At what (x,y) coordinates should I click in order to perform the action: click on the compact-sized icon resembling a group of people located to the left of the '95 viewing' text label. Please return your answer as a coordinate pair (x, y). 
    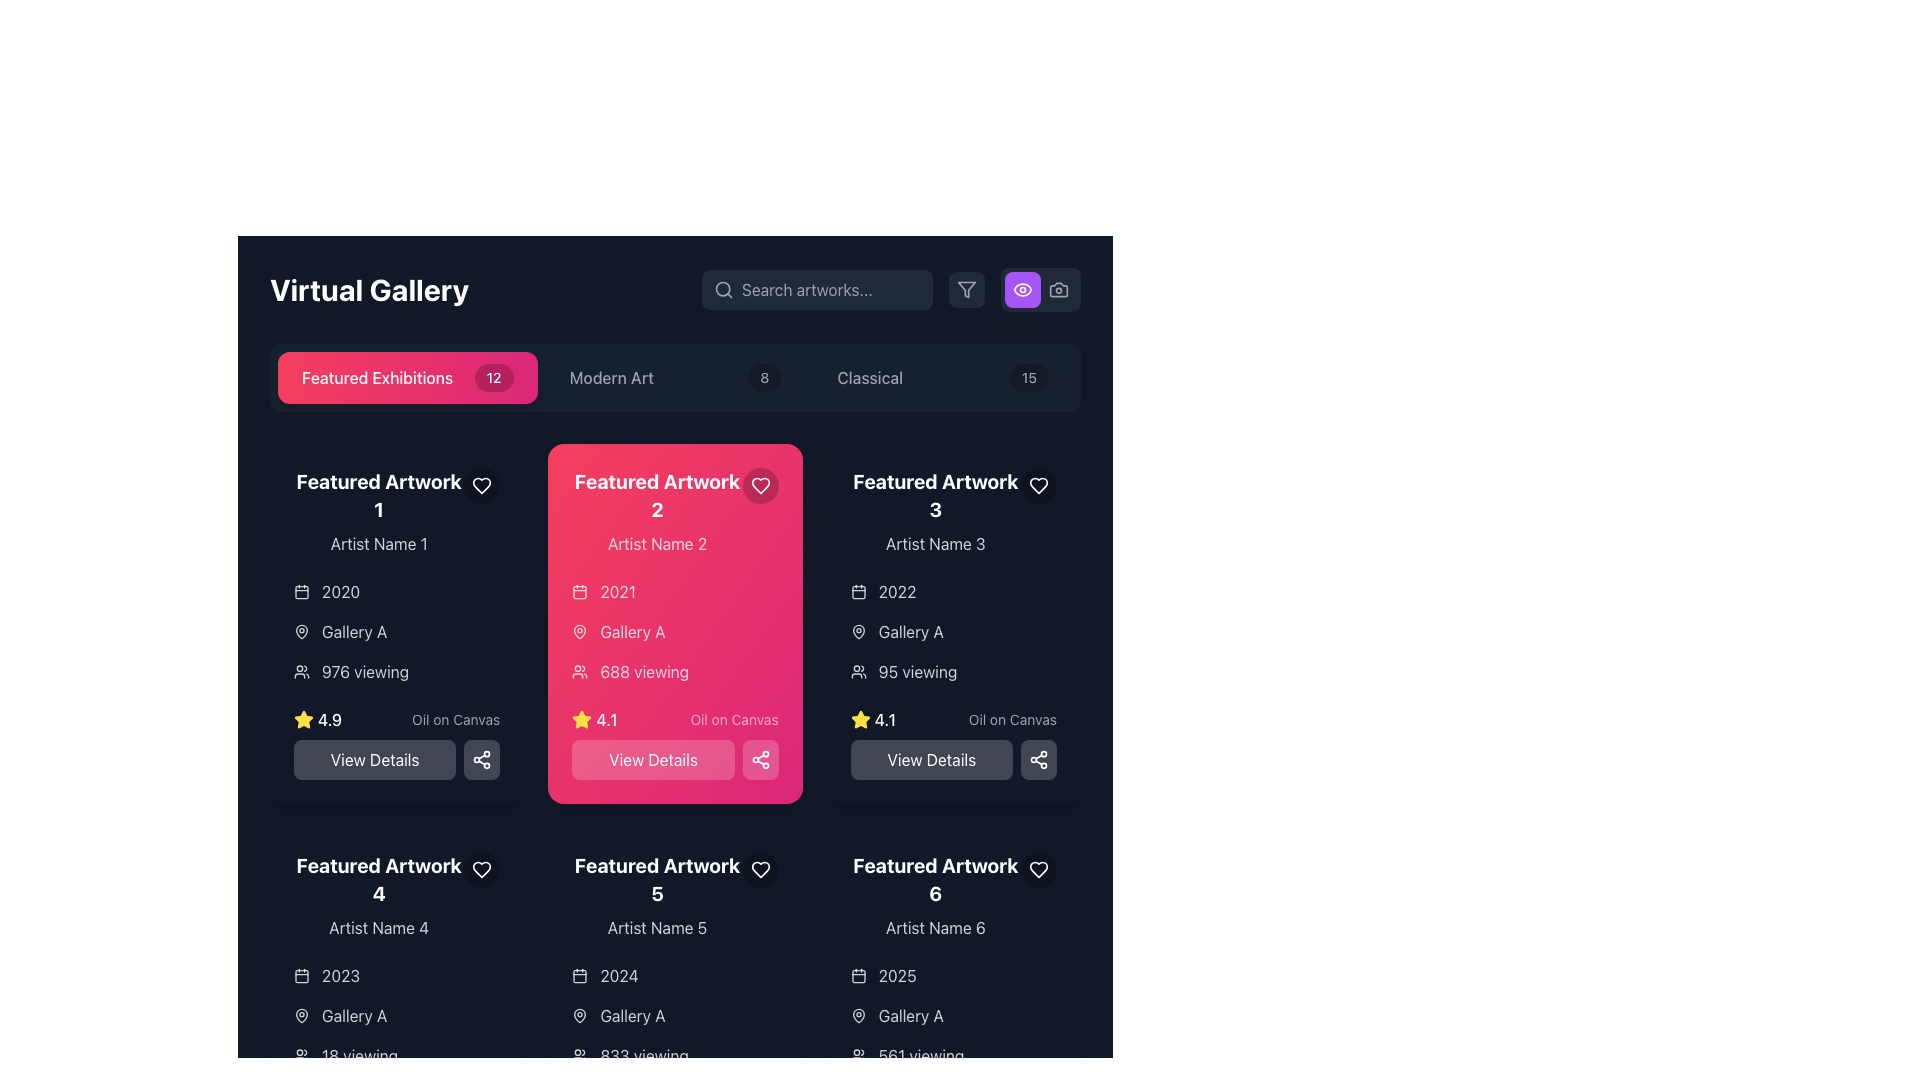
    Looking at the image, I should click on (858, 671).